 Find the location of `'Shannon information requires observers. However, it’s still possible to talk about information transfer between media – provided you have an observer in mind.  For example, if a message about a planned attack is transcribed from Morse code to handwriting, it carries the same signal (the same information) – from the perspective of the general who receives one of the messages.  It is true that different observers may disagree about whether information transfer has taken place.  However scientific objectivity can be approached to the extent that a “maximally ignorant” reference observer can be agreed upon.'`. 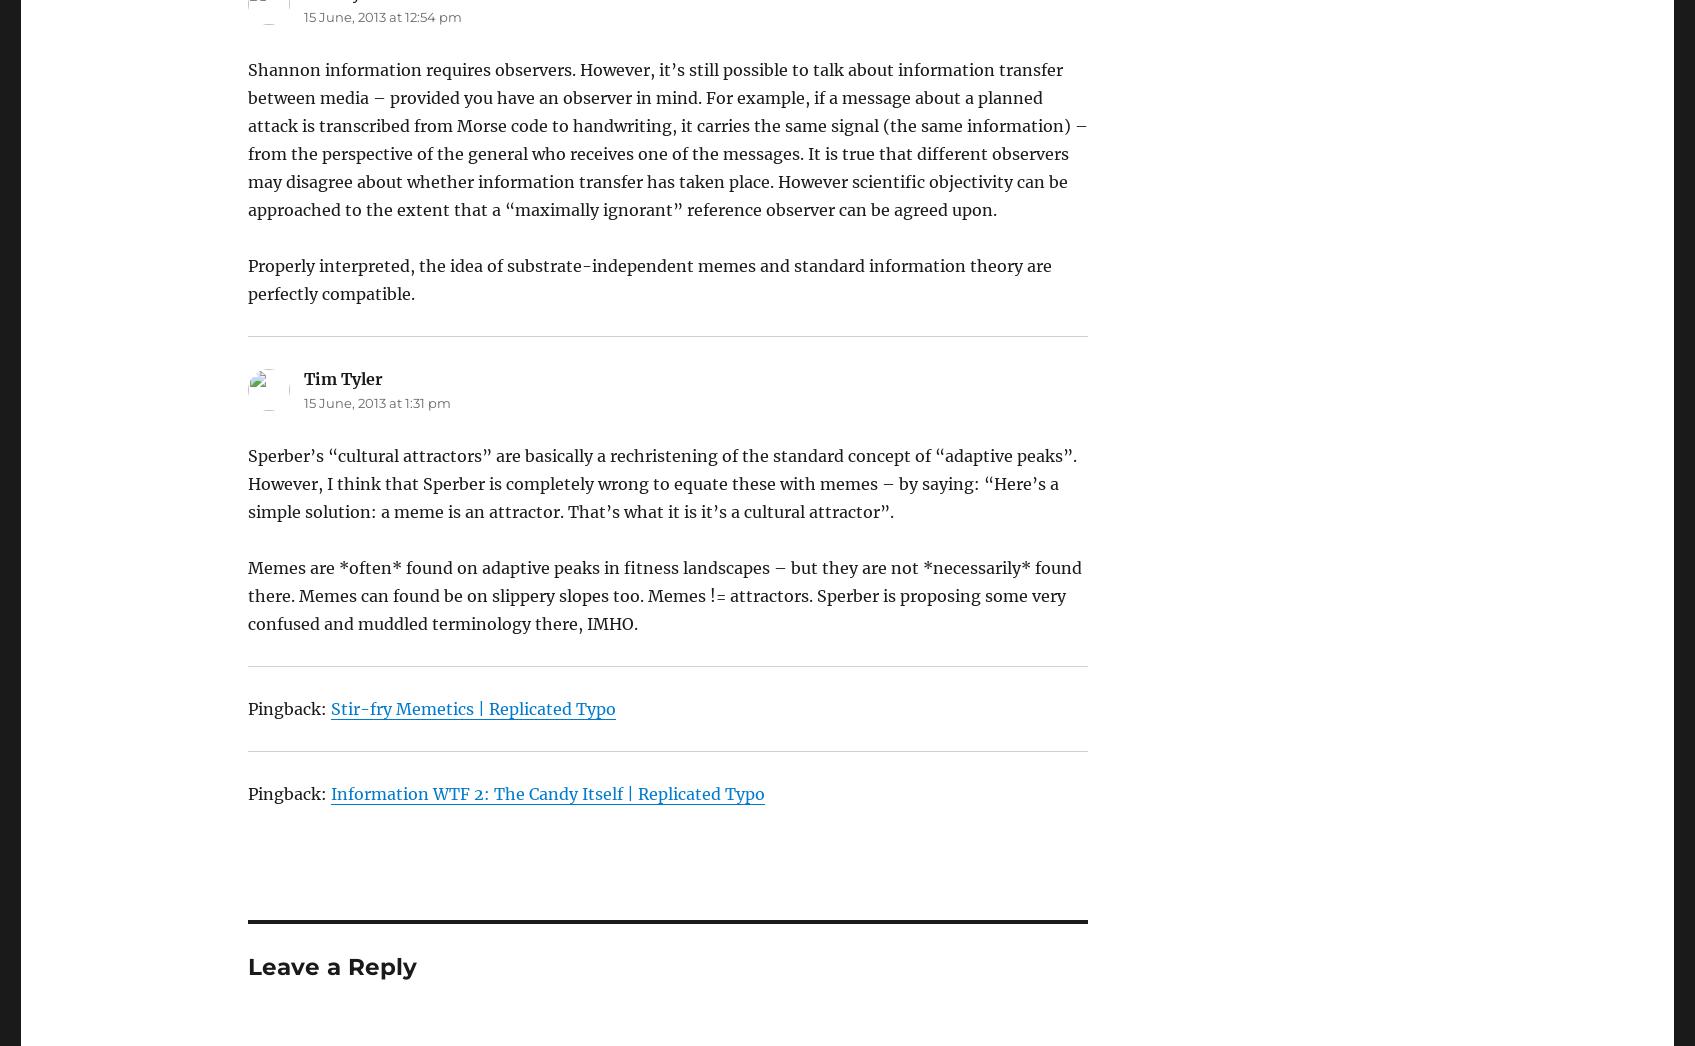

'Shannon information requires observers. However, it’s still possible to talk about information transfer between media – provided you have an observer in mind.  For example, if a message about a planned attack is transcribed from Morse code to handwriting, it carries the same signal (the same information) – from the perspective of the general who receives one of the messages.  It is true that different observers may disagree about whether information transfer has taken place.  However scientific objectivity can be approached to the extent that a “maximally ignorant” reference observer can be agreed upon.' is located at coordinates (666, 138).